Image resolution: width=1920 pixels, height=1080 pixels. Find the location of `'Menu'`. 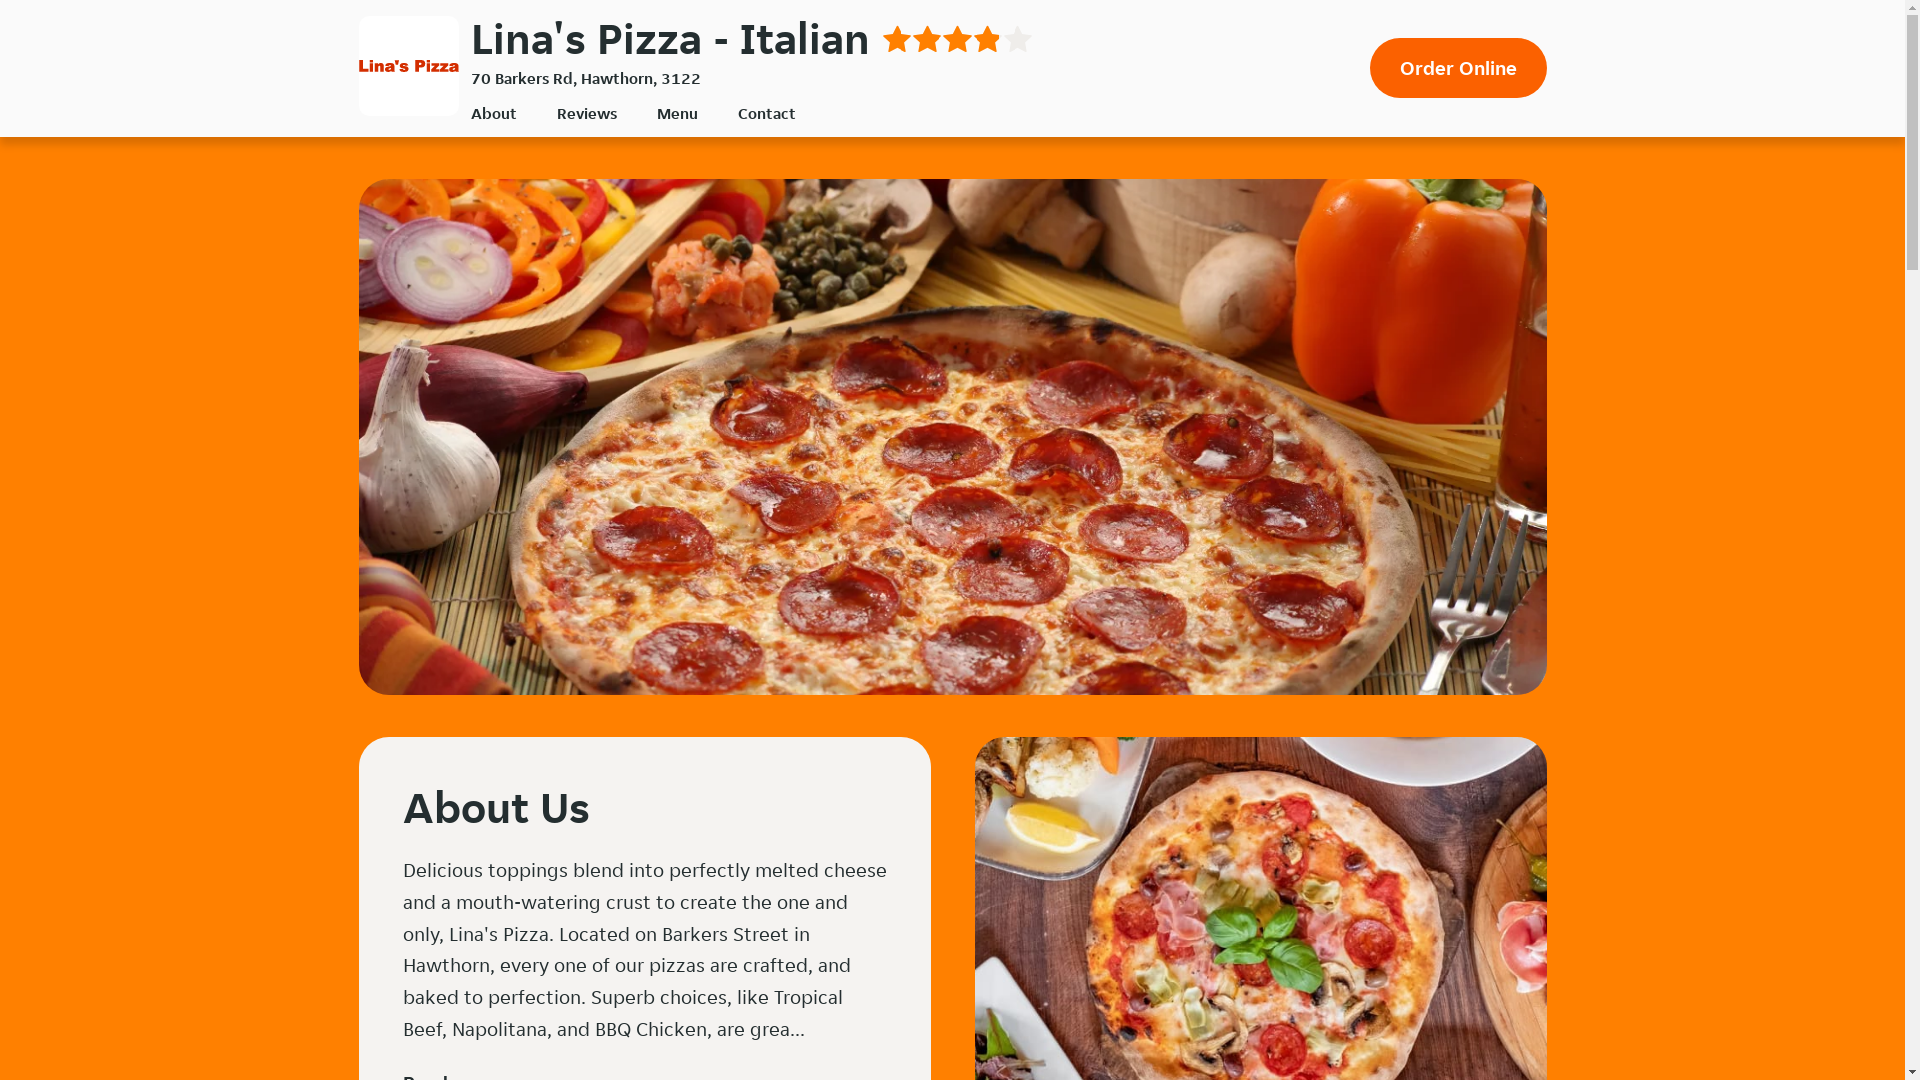

'Menu' is located at coordinates (676, 113).